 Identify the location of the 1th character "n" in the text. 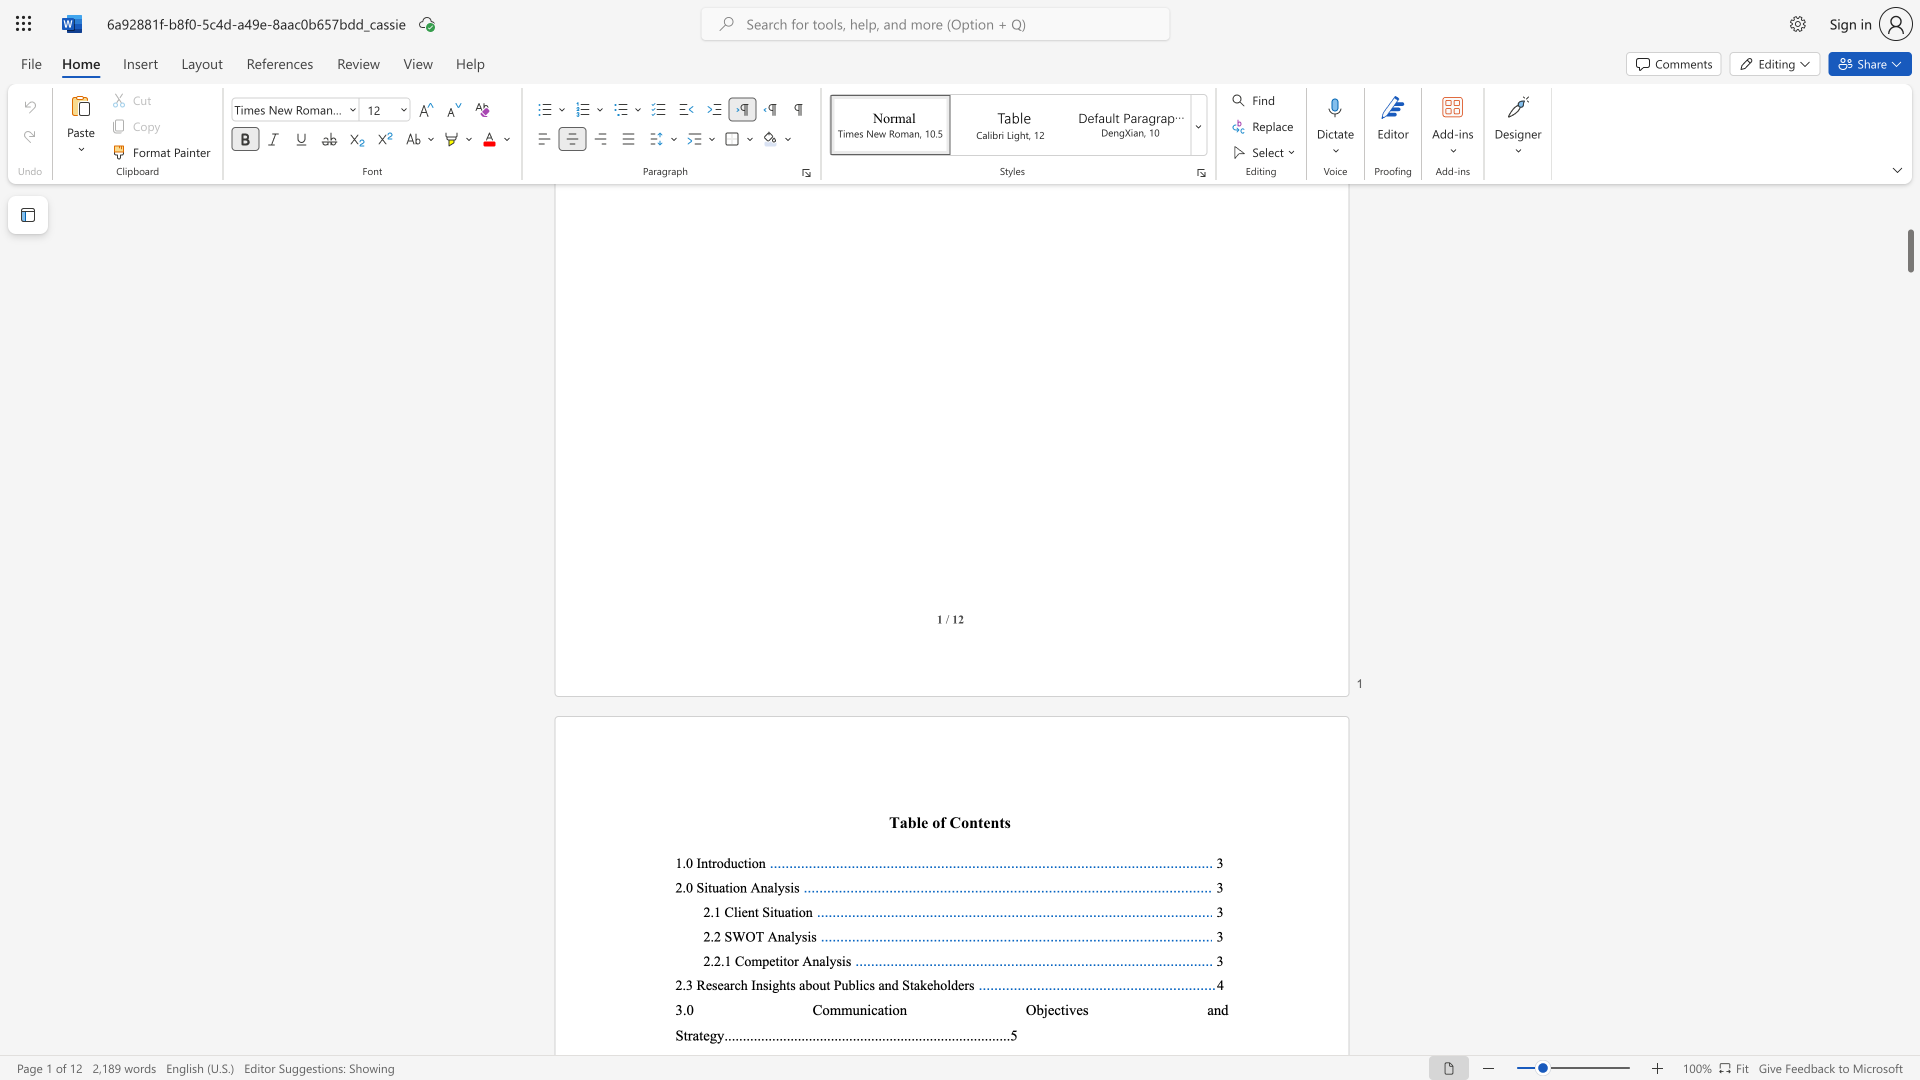
(704, 862).